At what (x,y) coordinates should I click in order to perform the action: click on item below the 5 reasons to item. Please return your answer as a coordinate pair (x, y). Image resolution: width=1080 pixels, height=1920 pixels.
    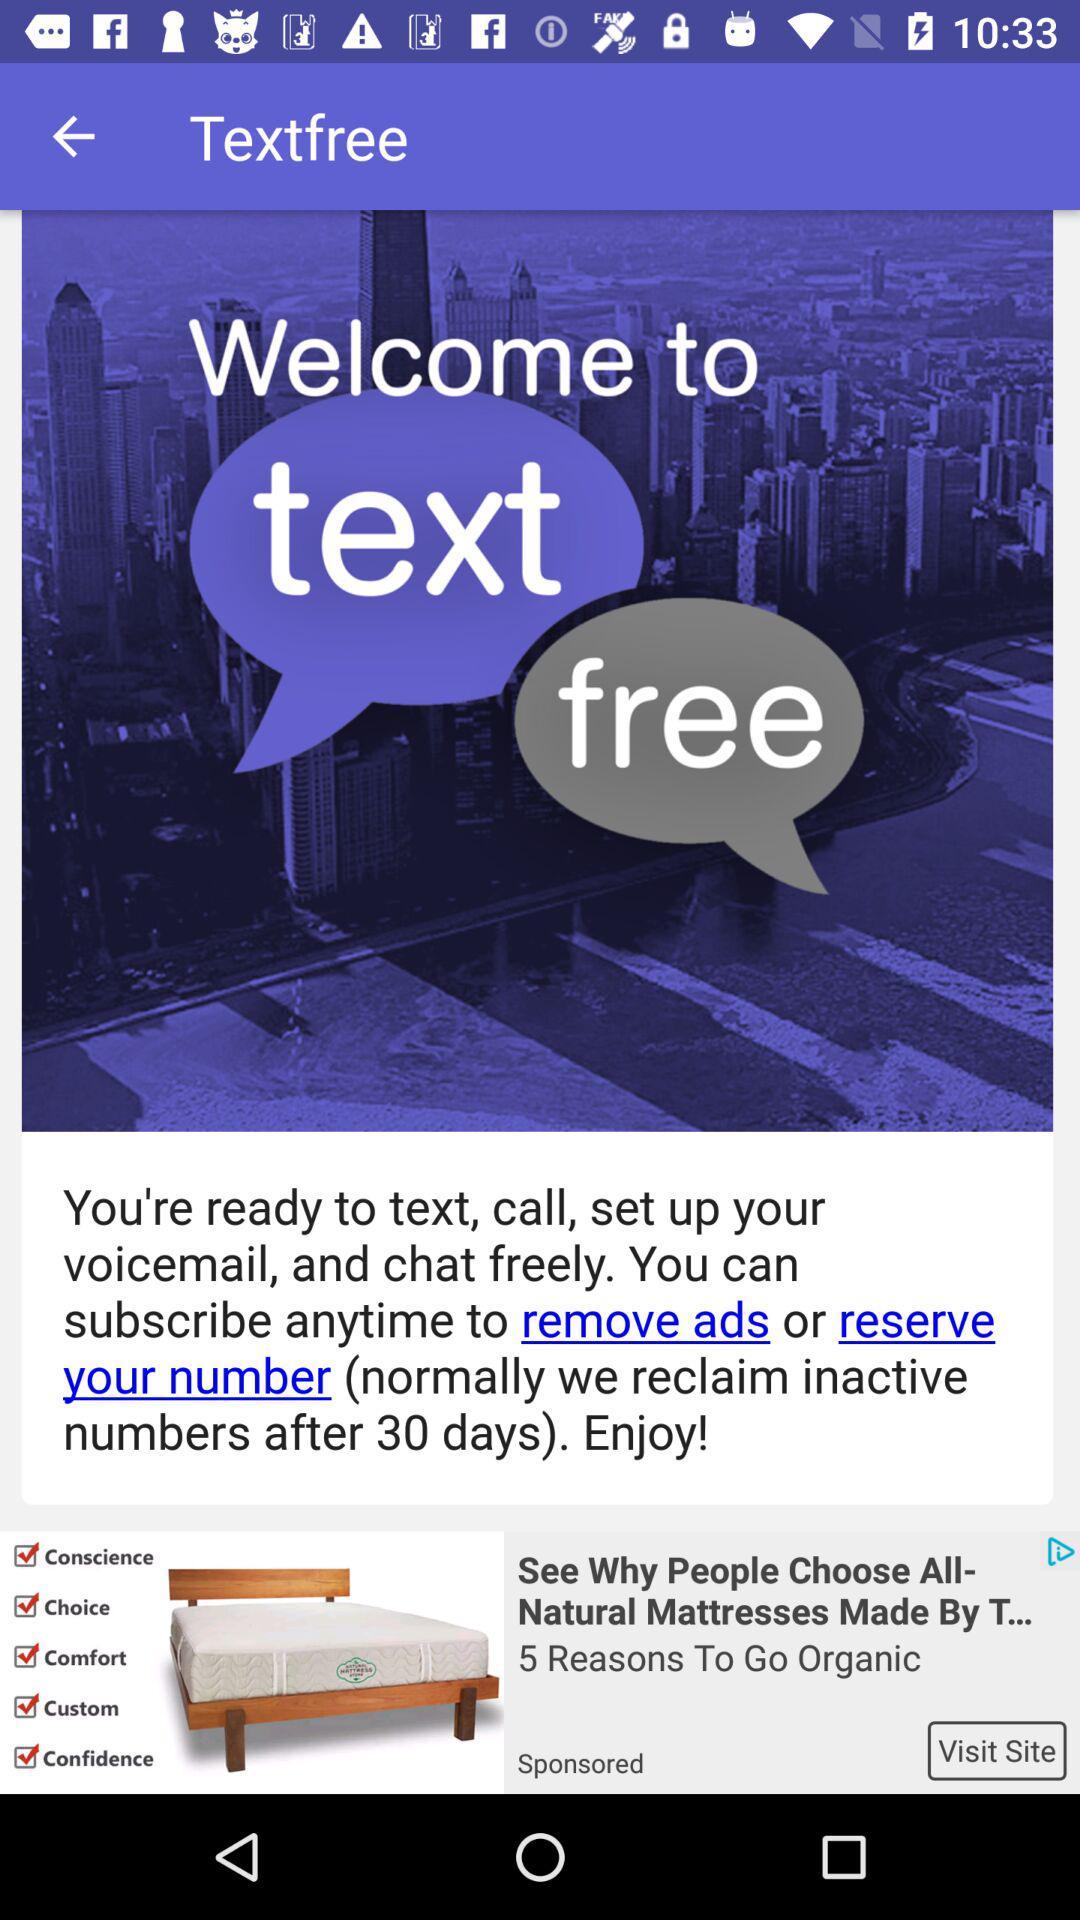
    Looking at the image, I should click on (997, 1749).